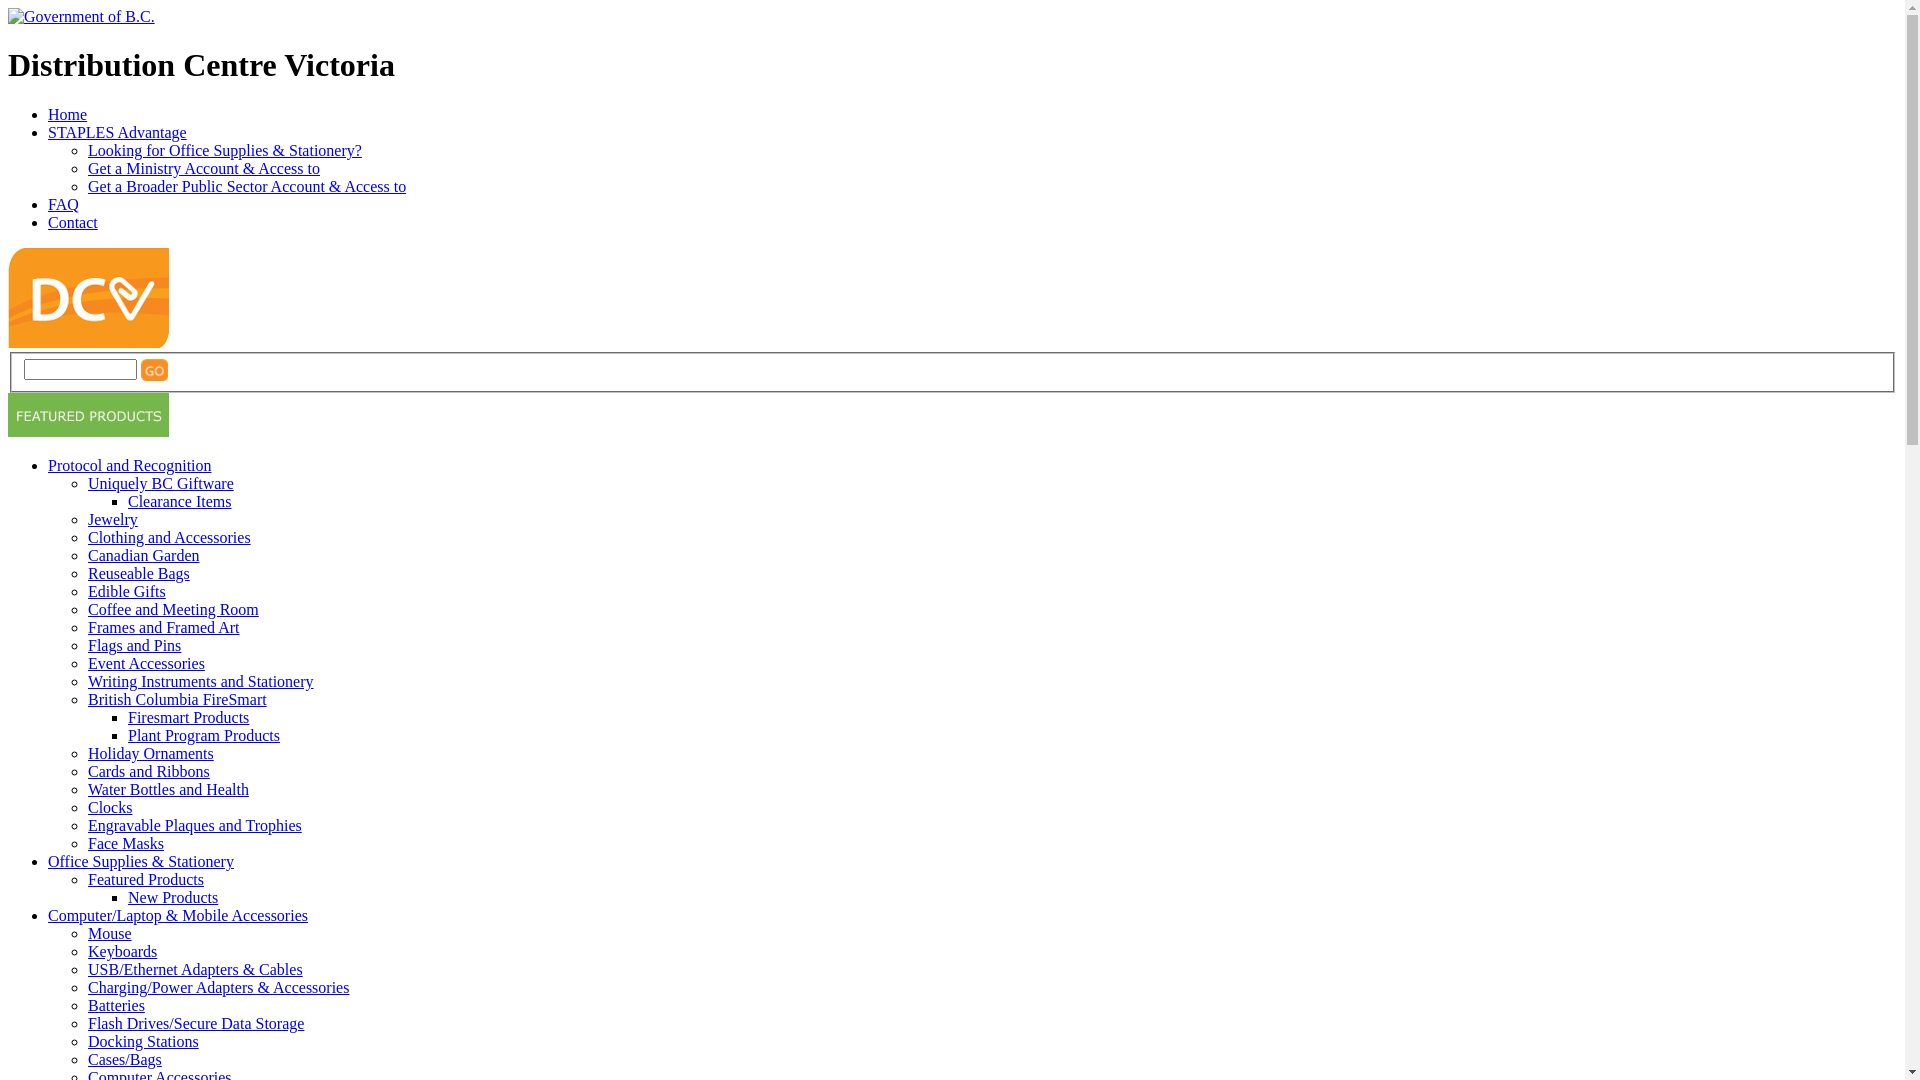  What do you see at coordinates (127, 735) in the screenshot?
I see `'Plant Program Products'` at bounding box center [127, 735].